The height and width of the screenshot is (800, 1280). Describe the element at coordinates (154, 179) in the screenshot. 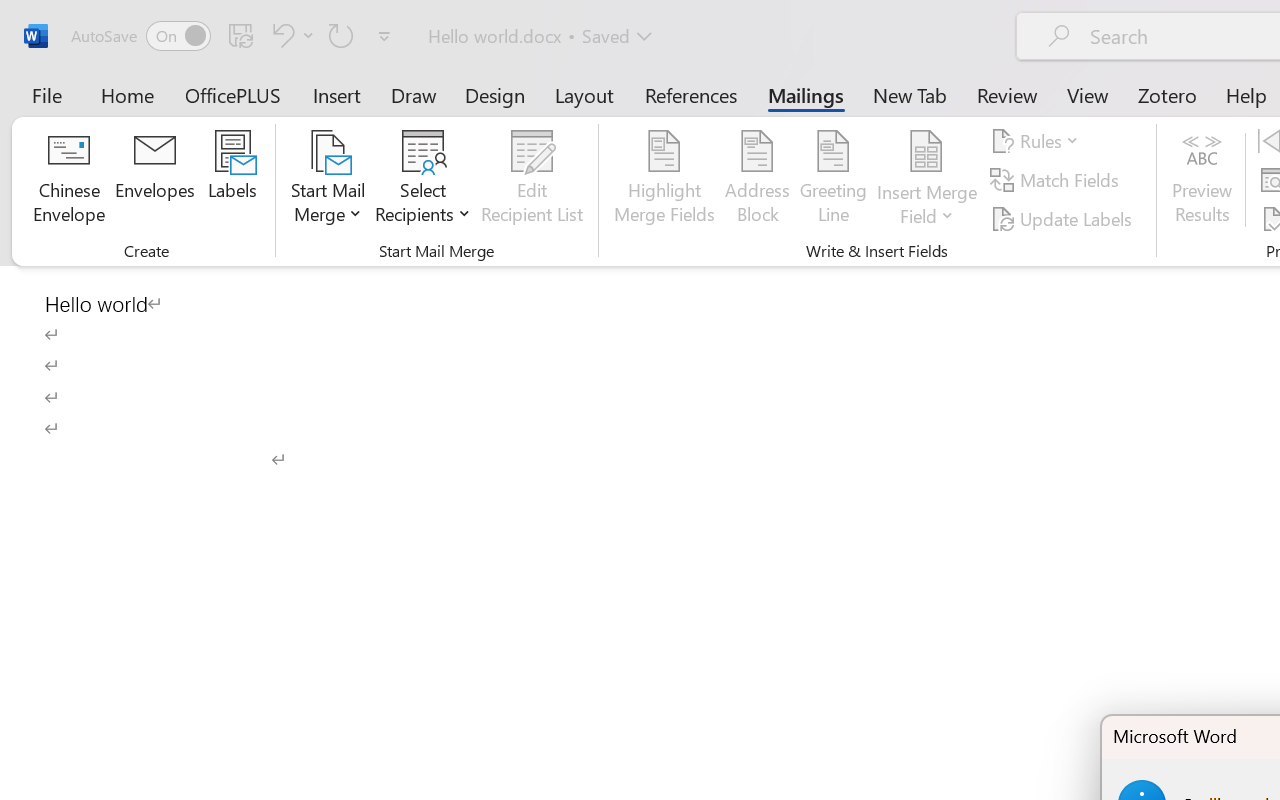

I see `'Envelopes...'` at that location.